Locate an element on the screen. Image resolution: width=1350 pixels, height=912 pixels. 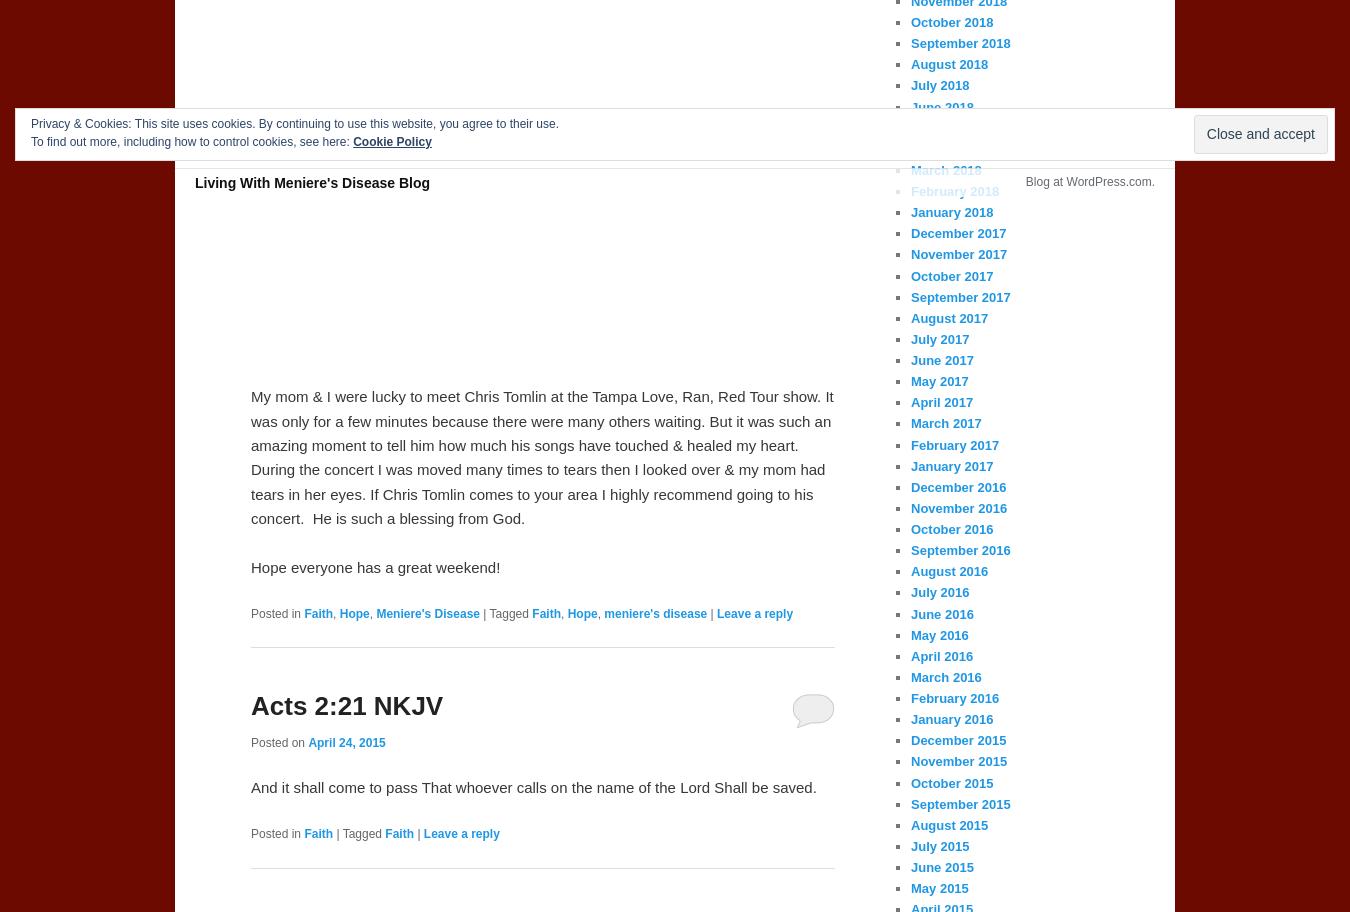
'April 2017' is located at coordinates (941, 402).